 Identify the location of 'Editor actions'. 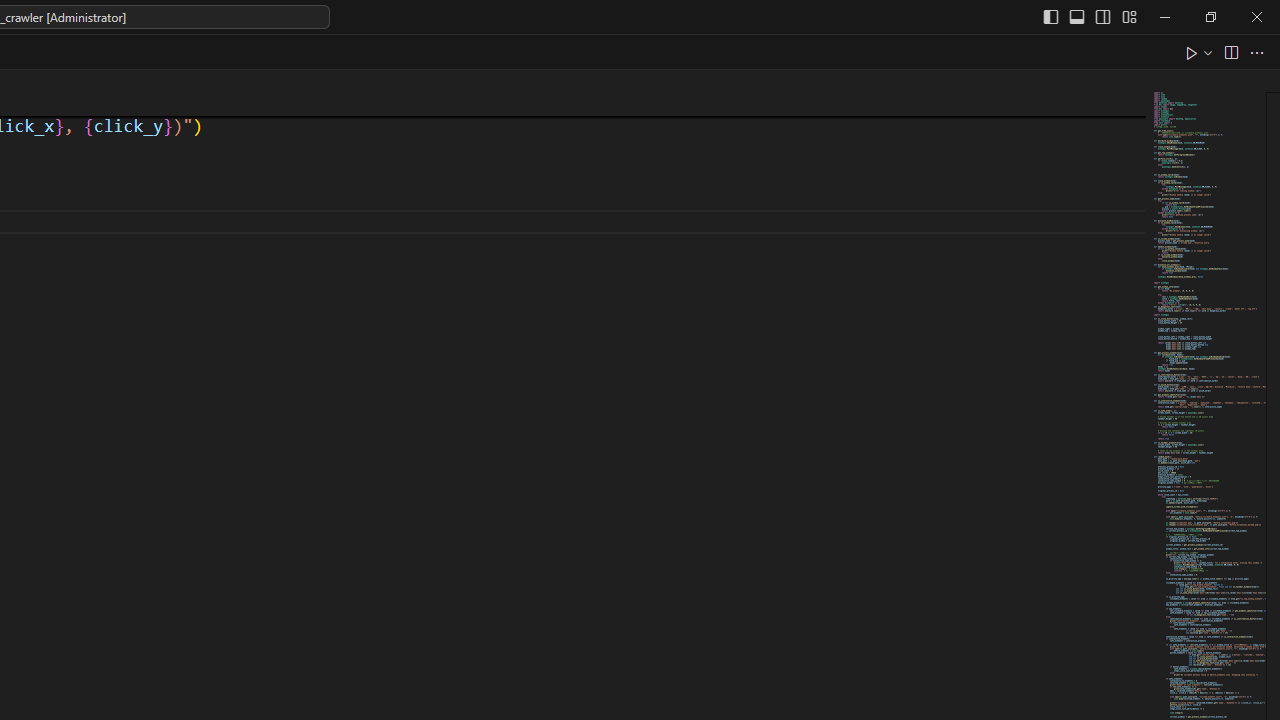
(1225, 51).